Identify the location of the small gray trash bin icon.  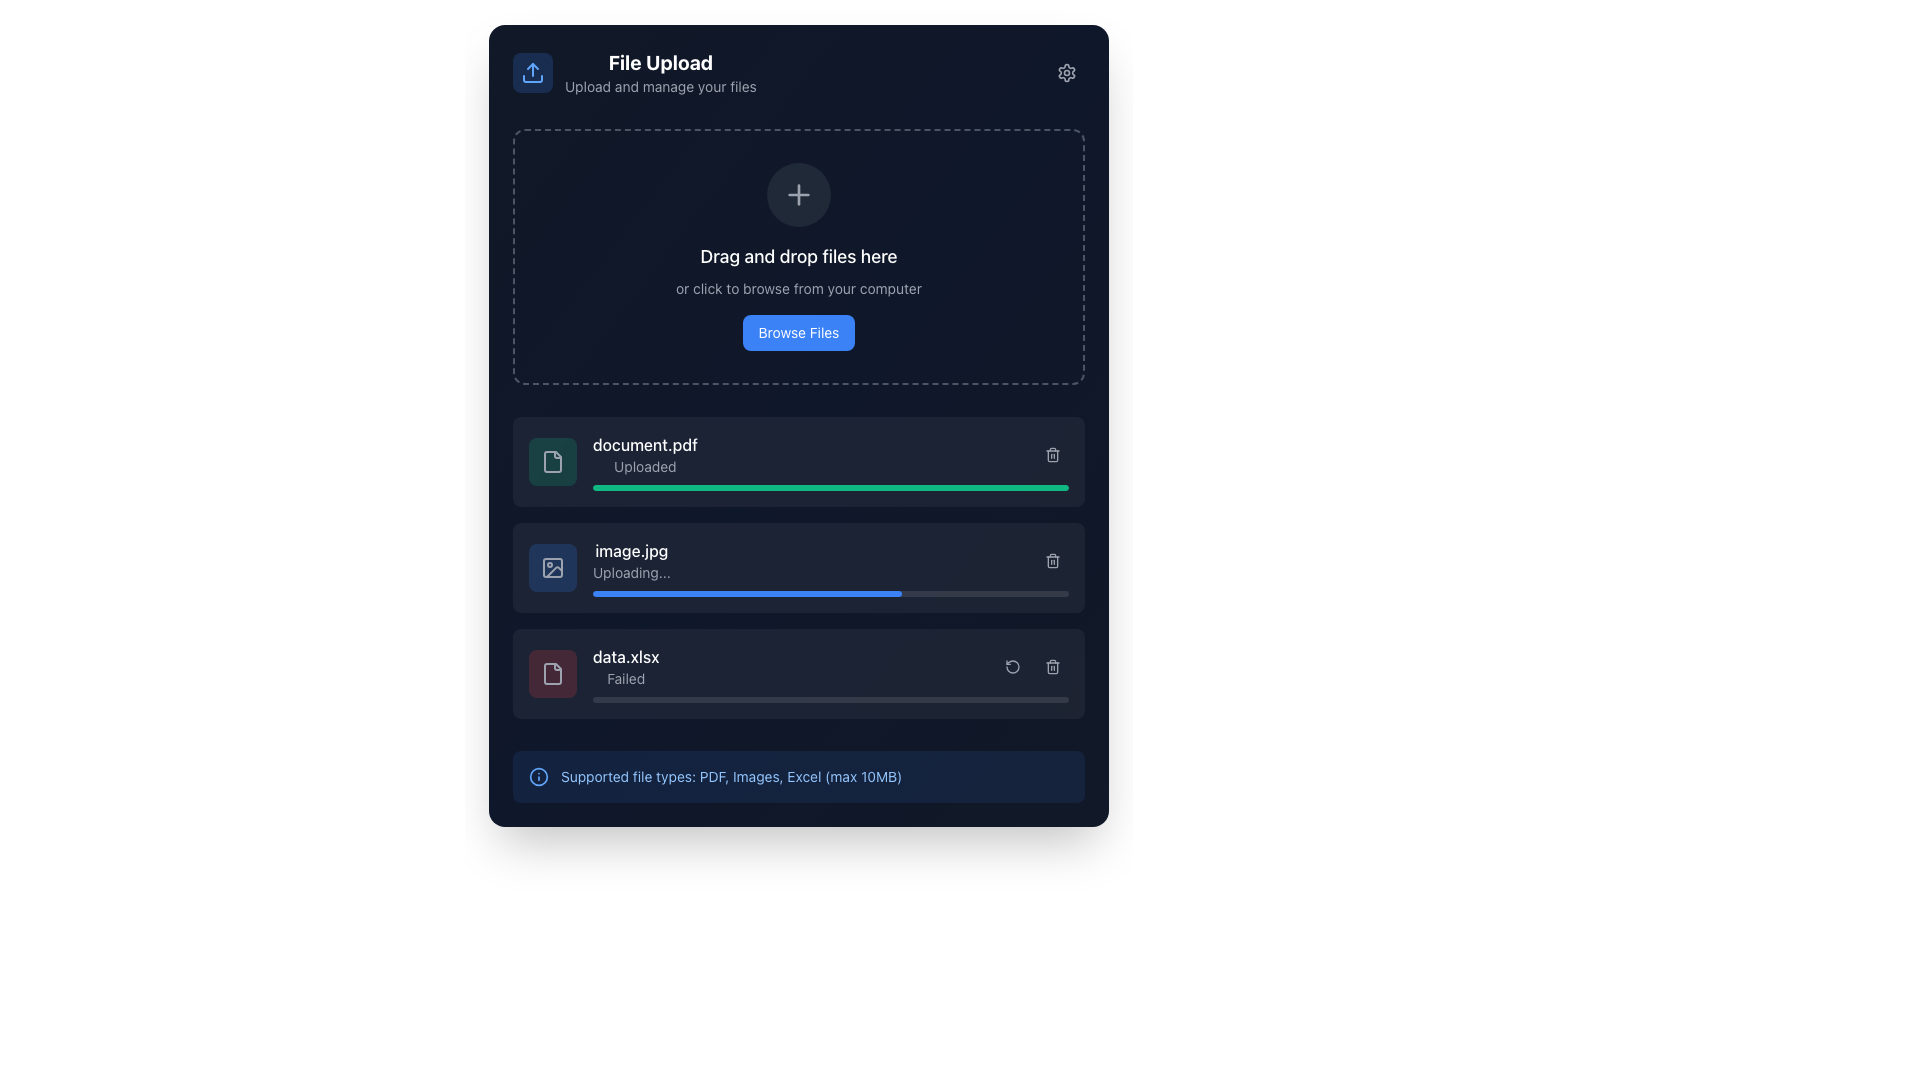
(1051, 667).